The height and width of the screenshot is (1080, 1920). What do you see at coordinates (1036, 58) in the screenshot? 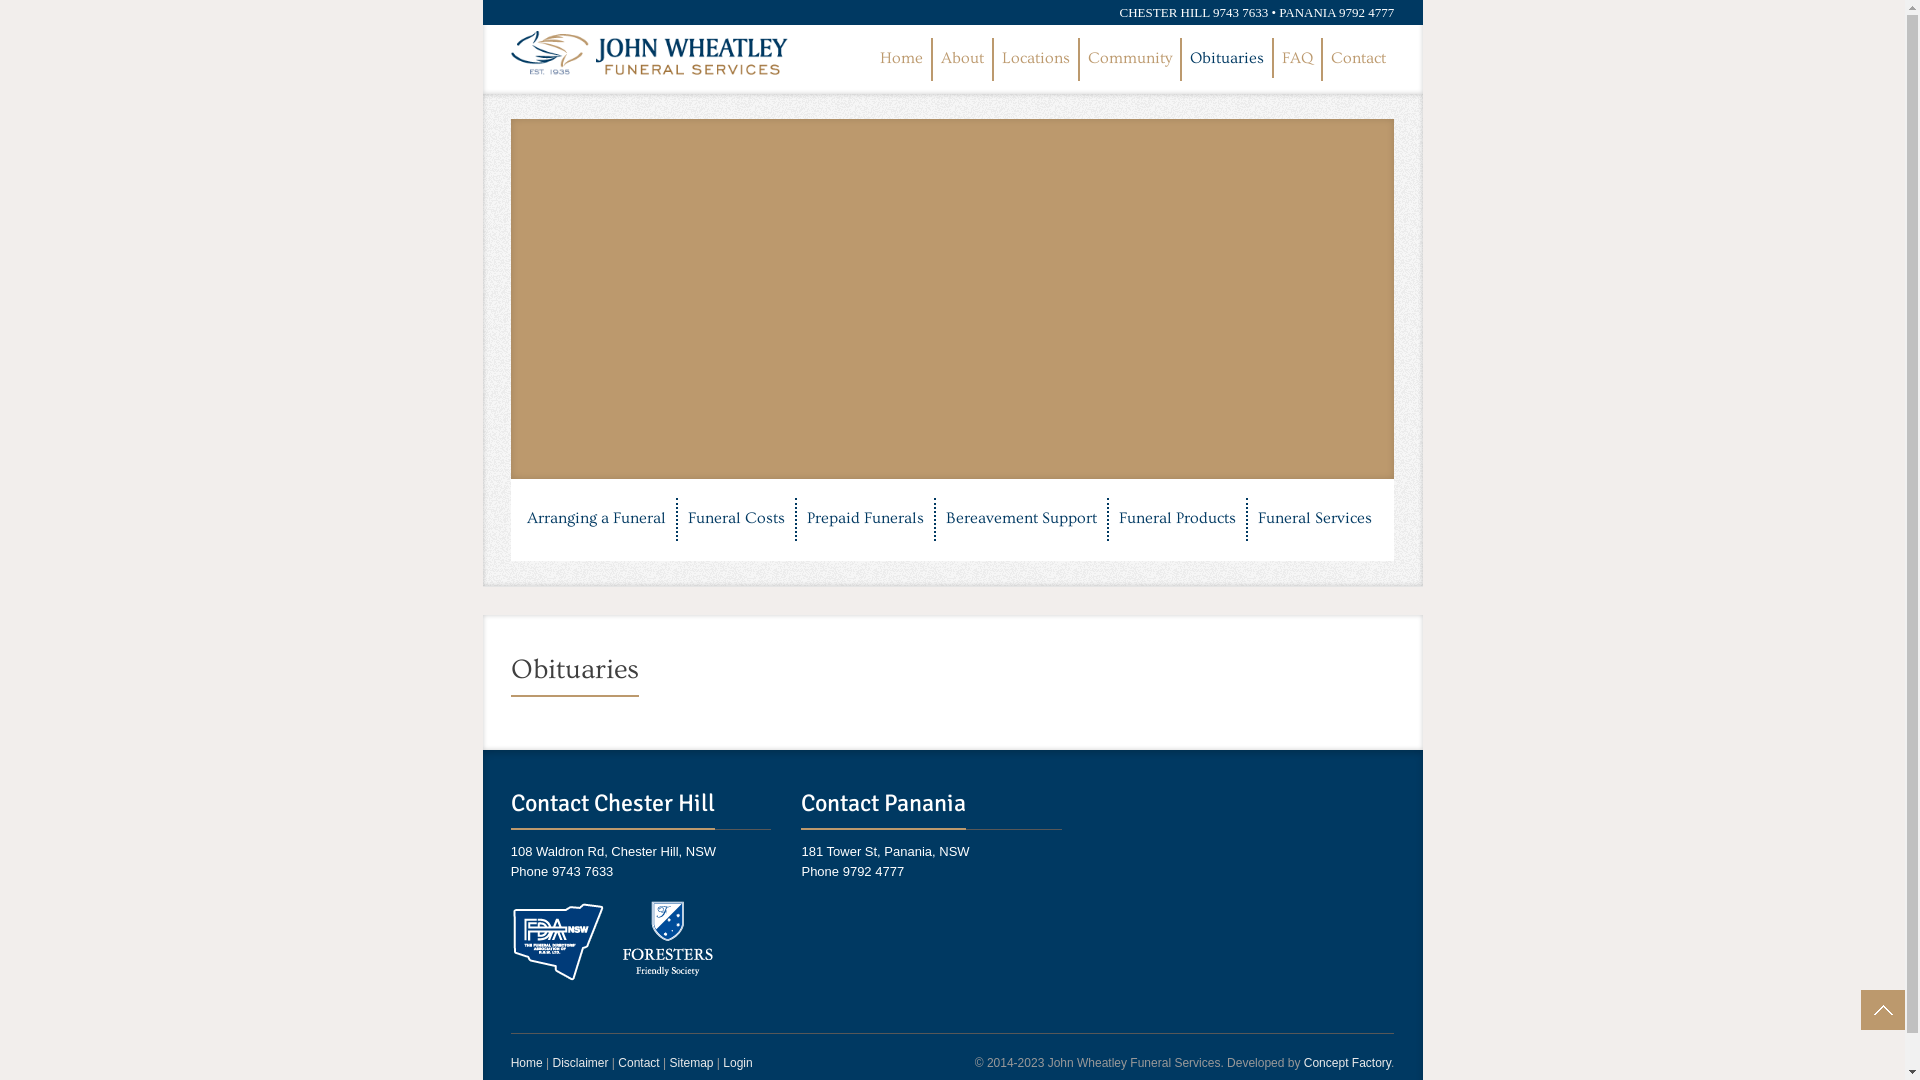
I see `'Locations'` at bounding box center [1036, 58].